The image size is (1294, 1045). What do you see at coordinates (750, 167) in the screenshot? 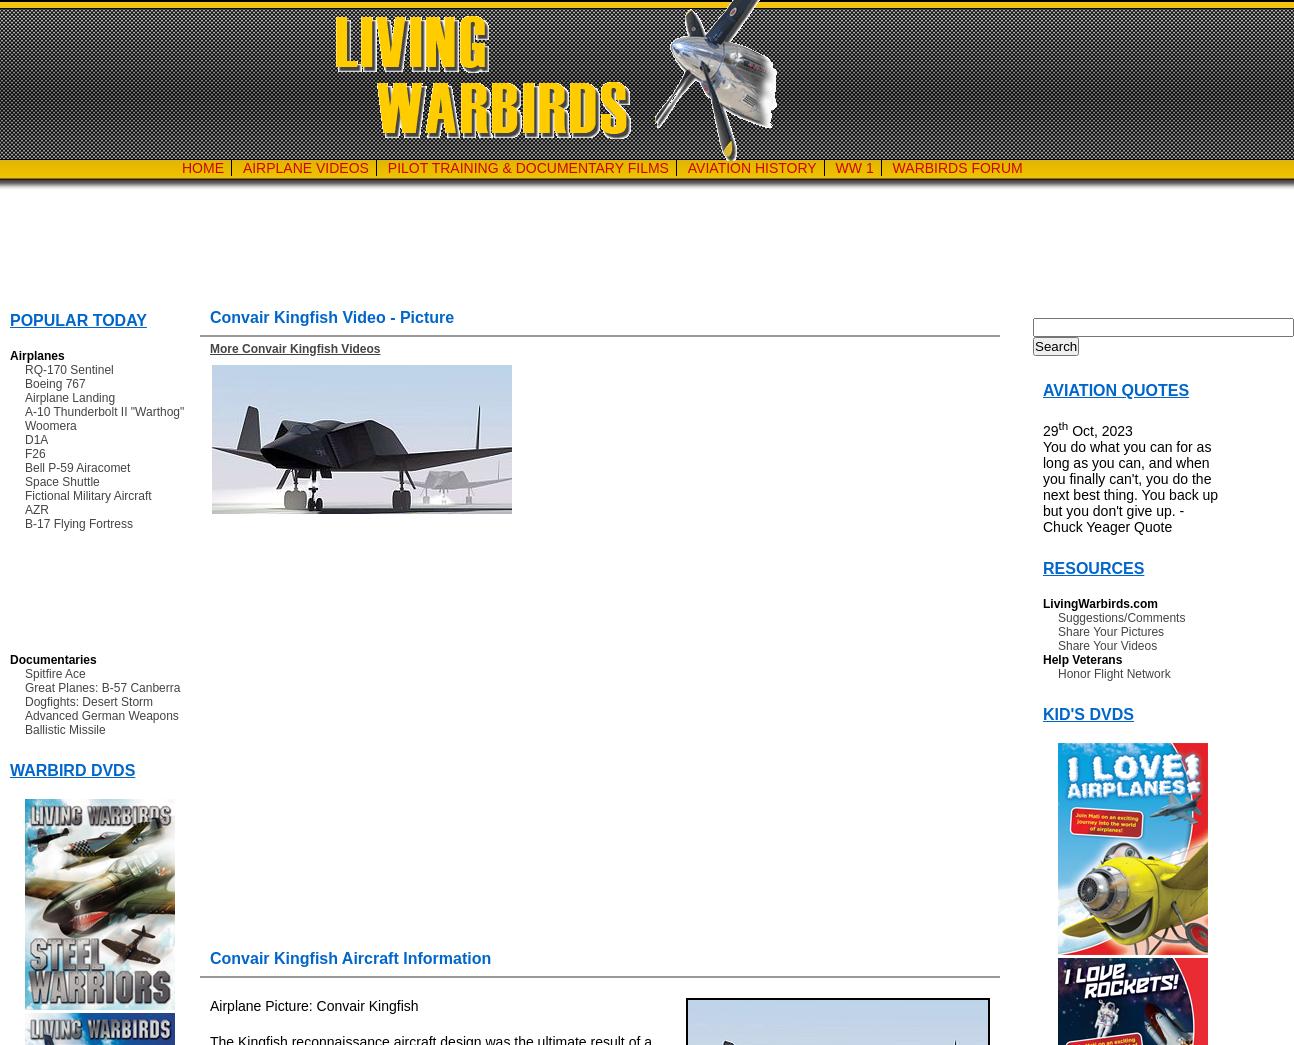
I see `'Aviation History'` at bounding box center [750, 167].